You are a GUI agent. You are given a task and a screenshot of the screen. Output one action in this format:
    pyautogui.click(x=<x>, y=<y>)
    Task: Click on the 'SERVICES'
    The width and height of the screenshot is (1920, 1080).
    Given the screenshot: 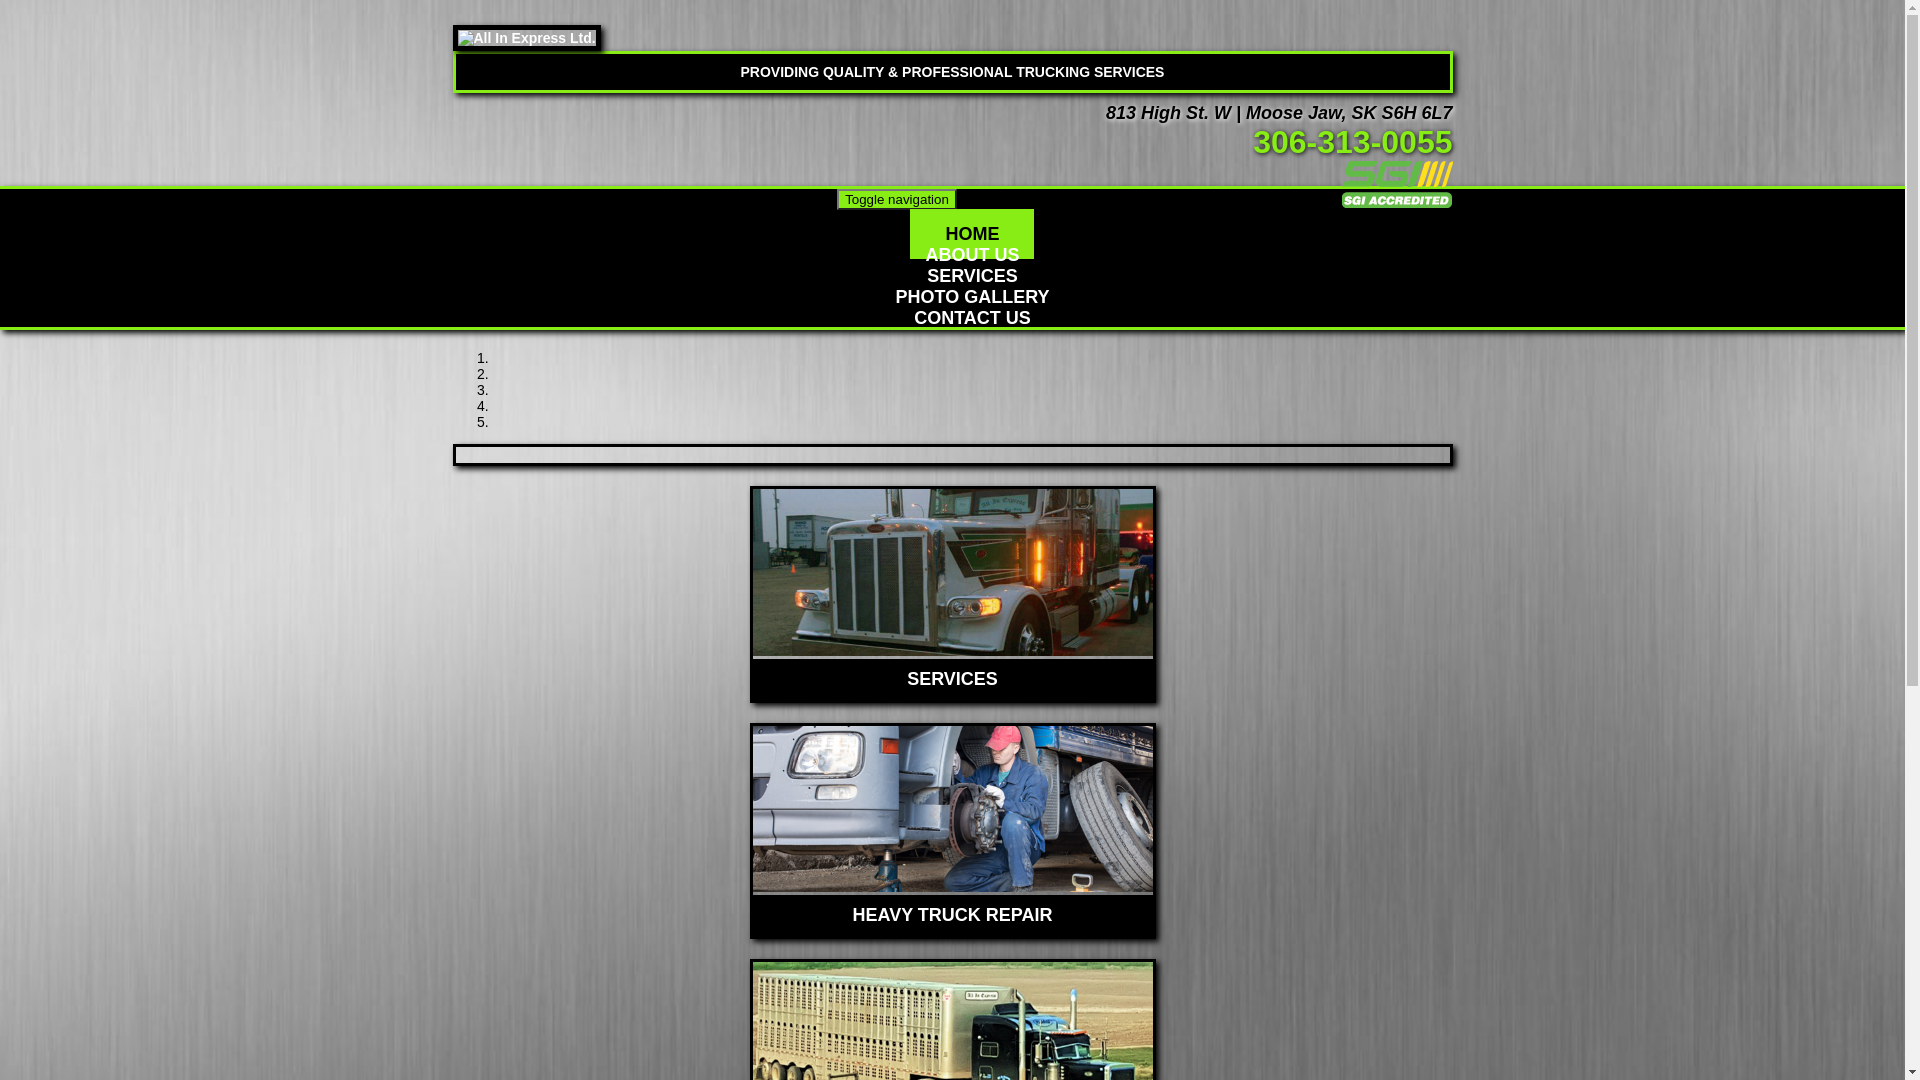 What is the action you would take?
    pyautogui.click(x=891, y=276)
    